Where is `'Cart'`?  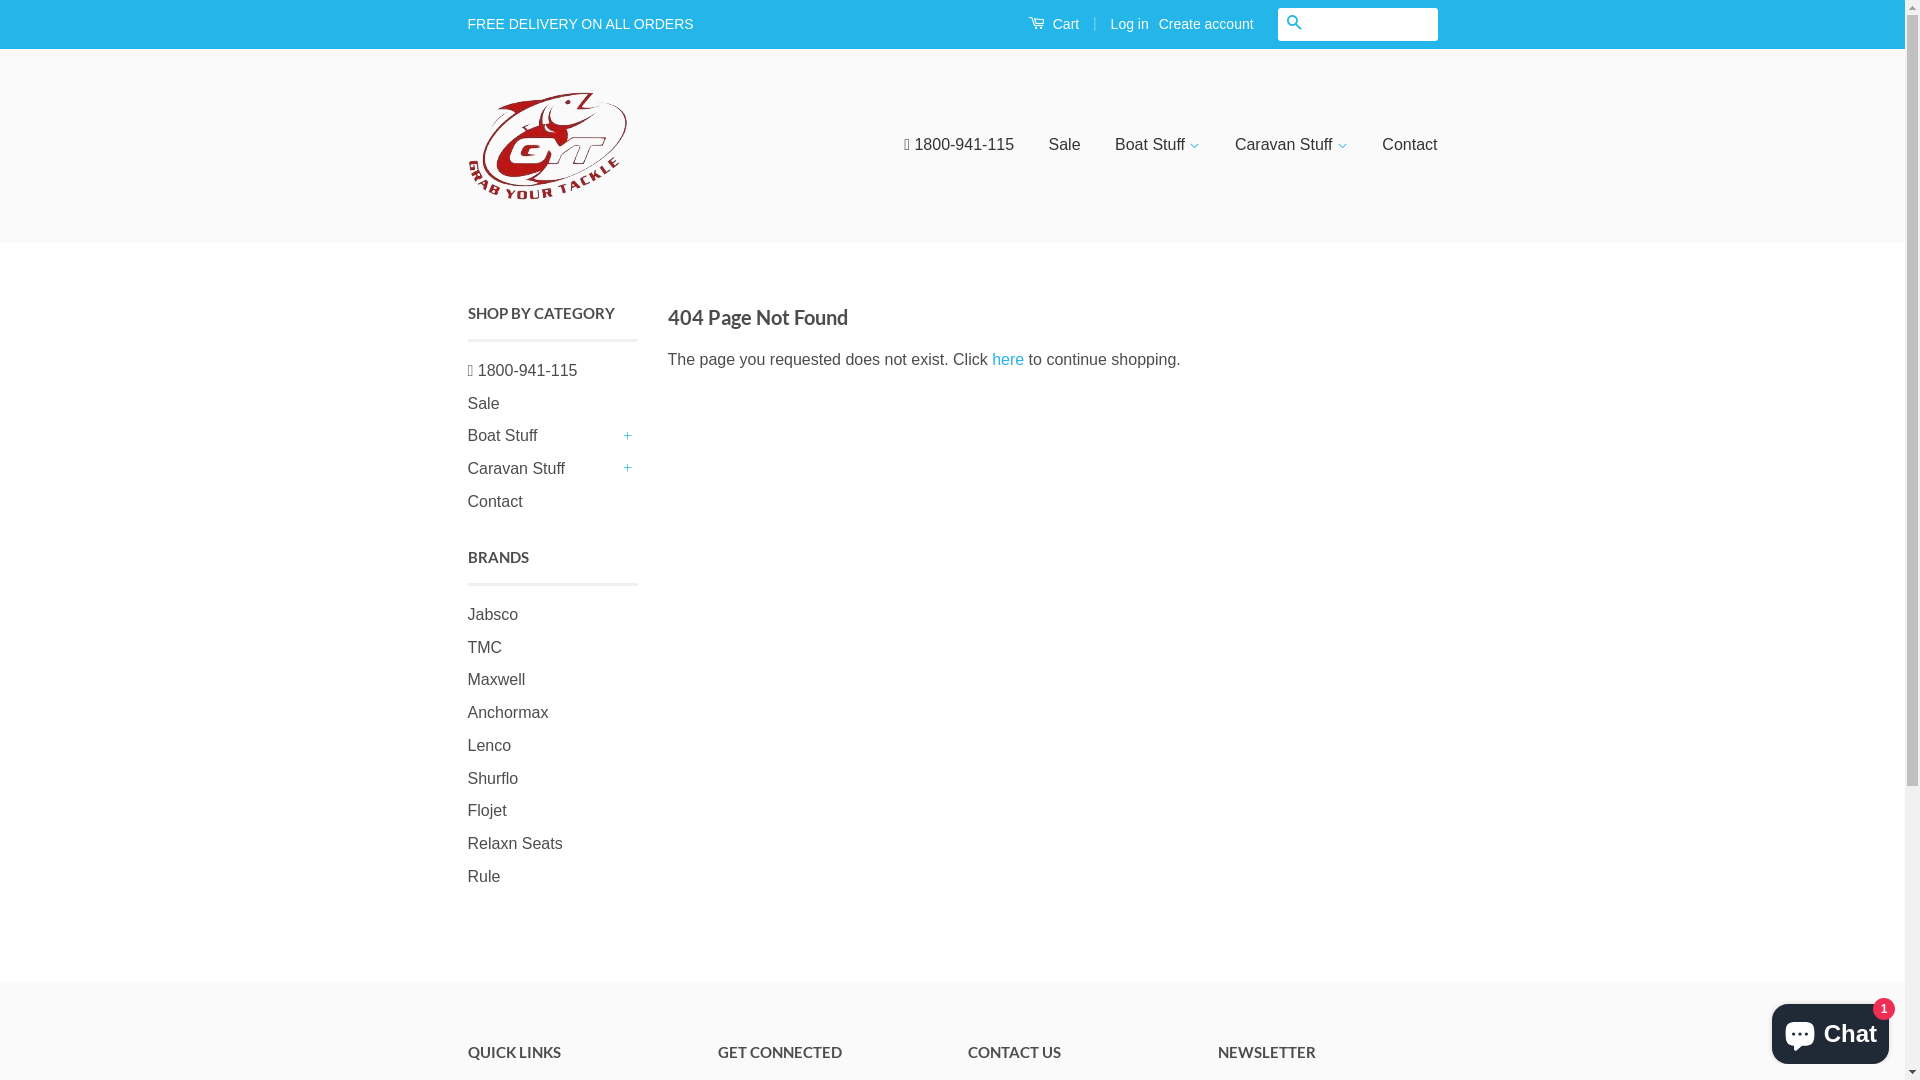
'Cart' is located at coordinates (1052, 23).